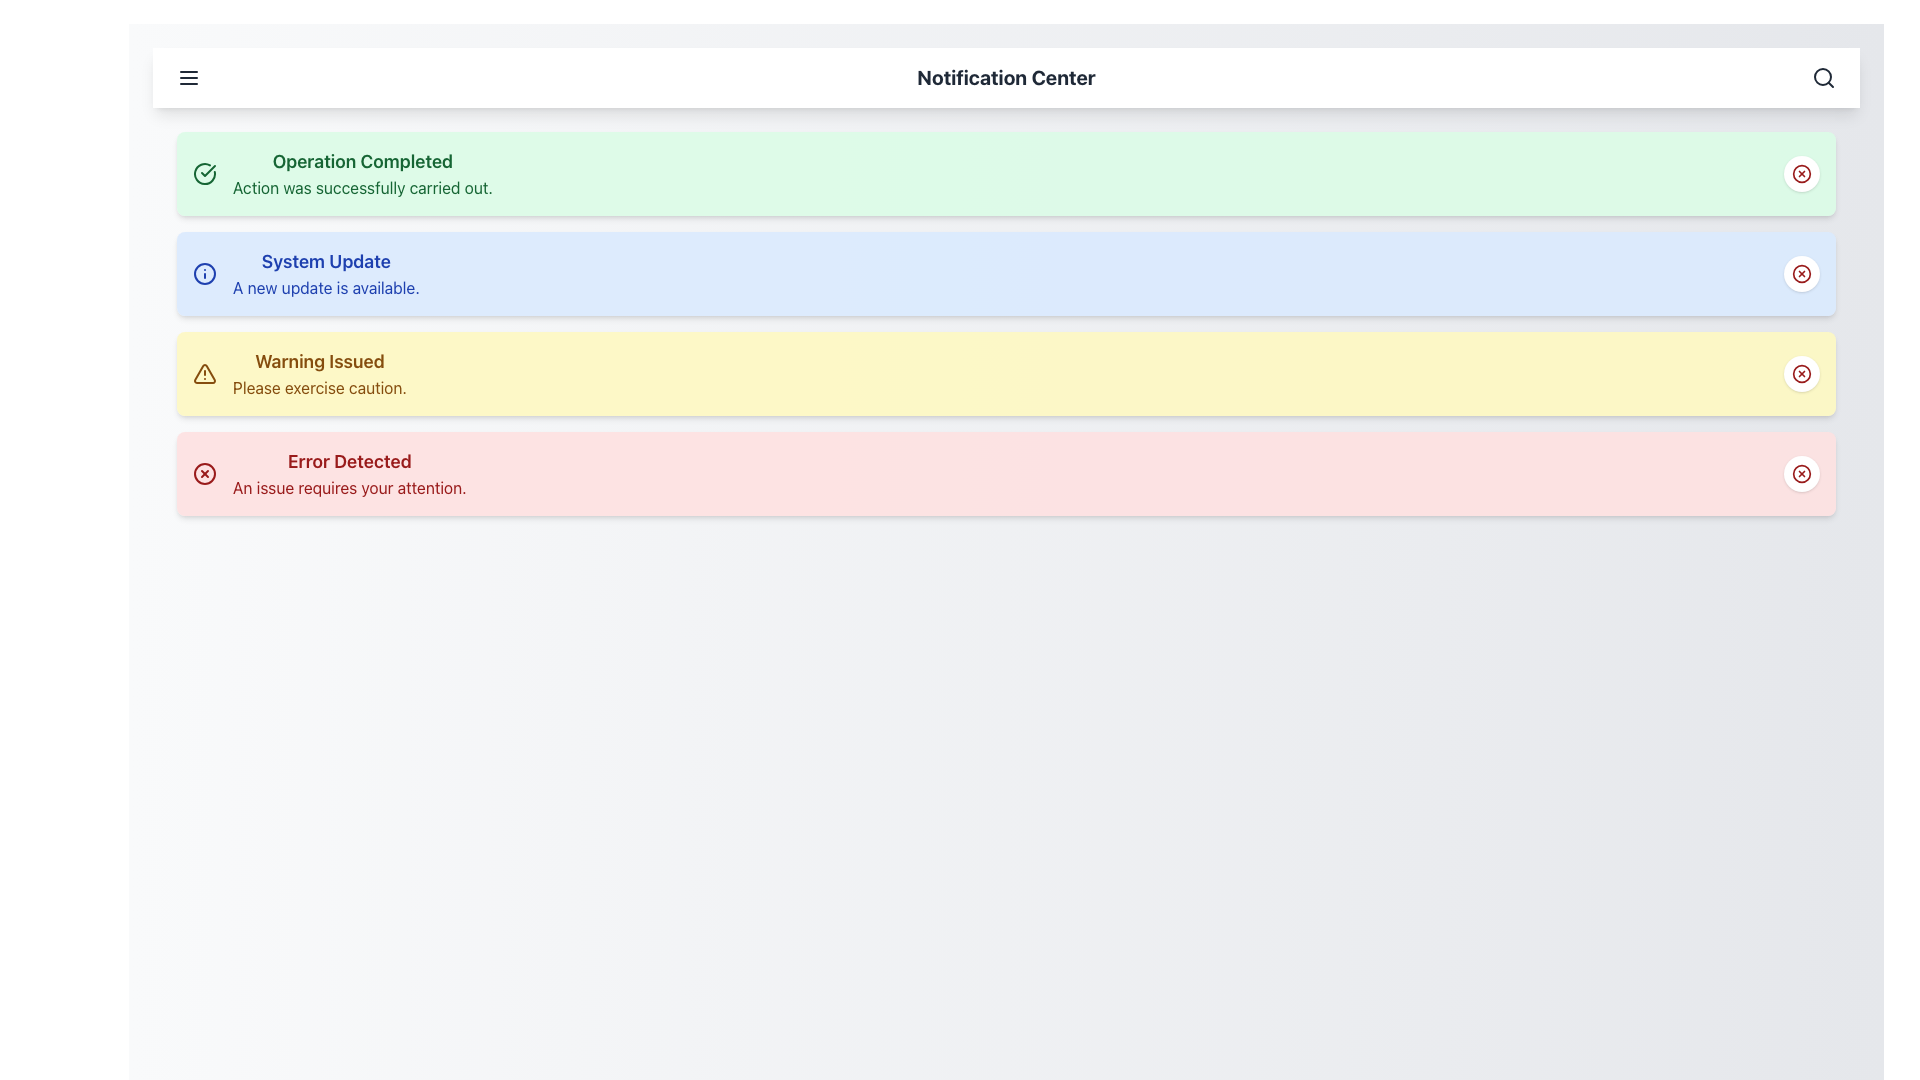 The width and height of the screenshot is (1920, 1080). Describe the element at coordinates (208, 169) in the screenshot. I see `the checkmark symbol within the success icon located at the top of the list on the left-hand side of the notification titled 'Operation Completed'` at that location.